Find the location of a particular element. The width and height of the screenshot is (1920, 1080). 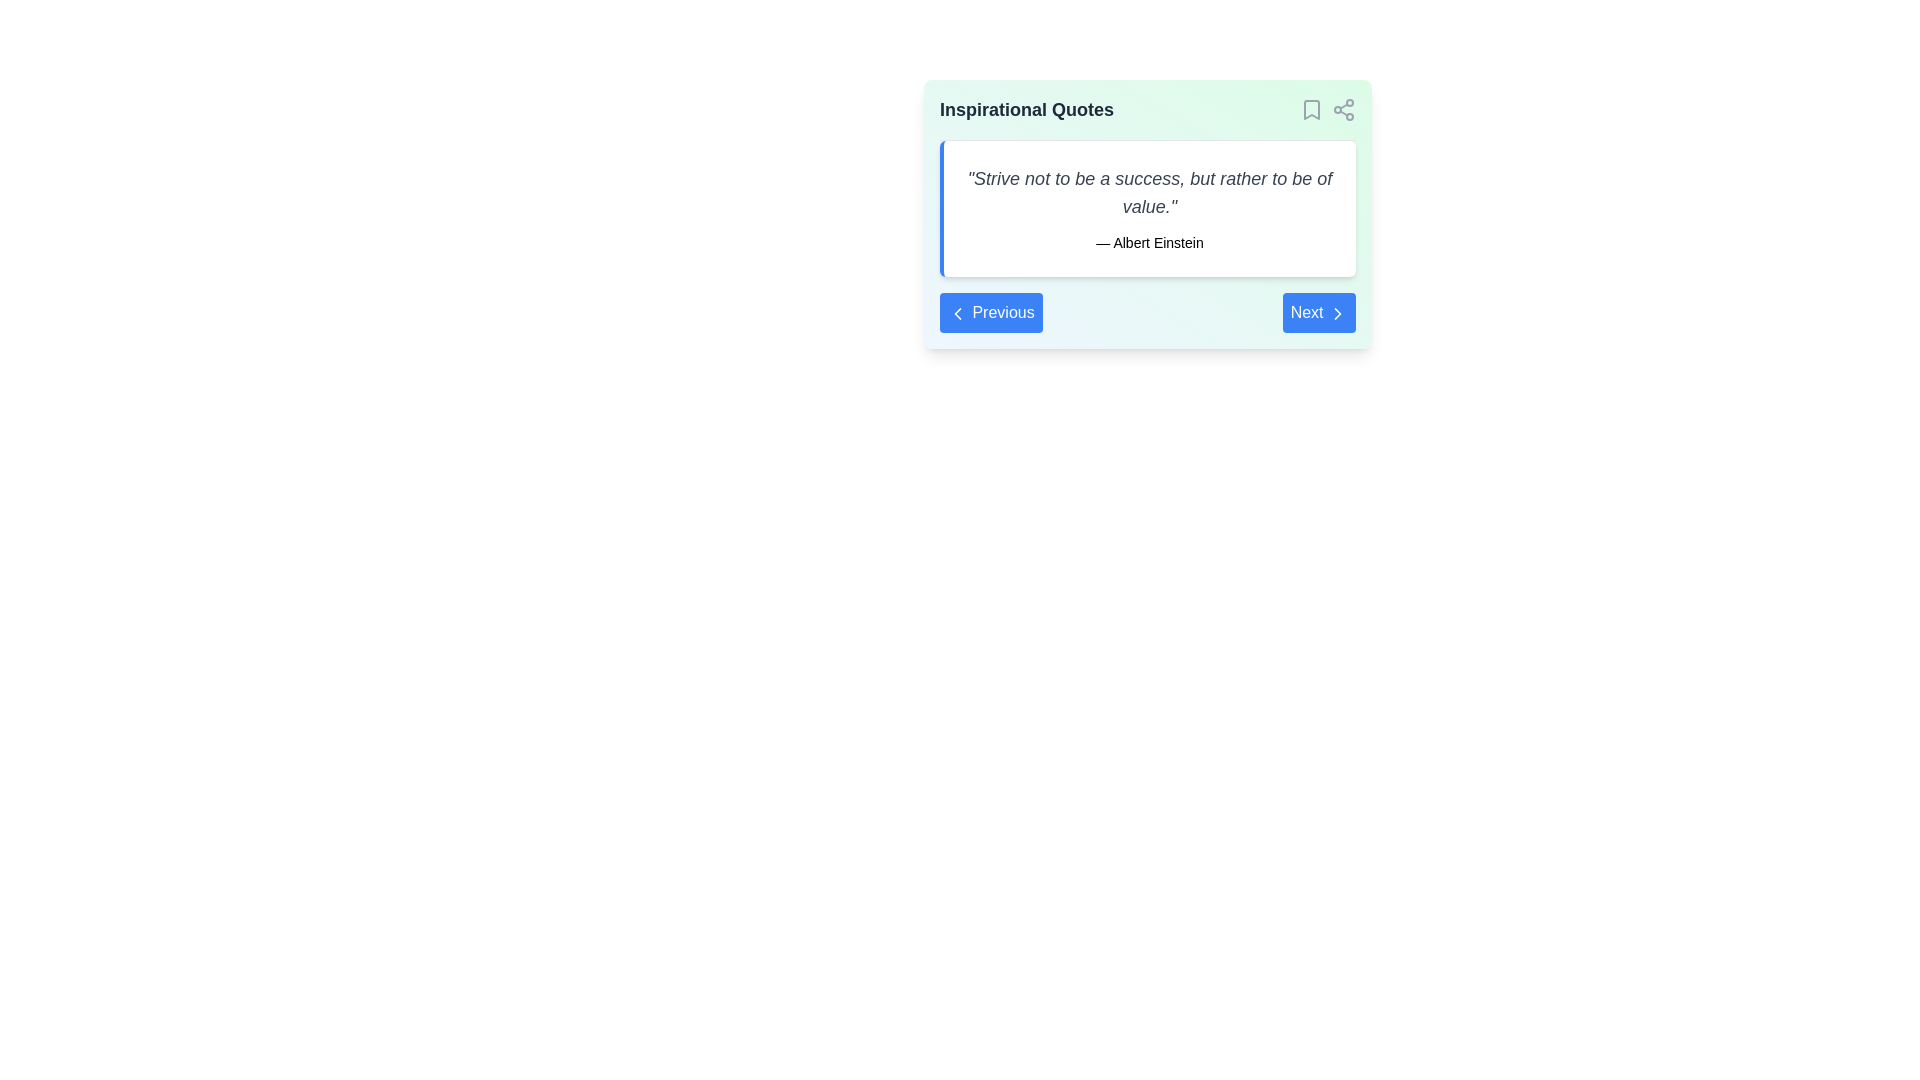

the 'Next' button is located at coordinates (1319, 312).